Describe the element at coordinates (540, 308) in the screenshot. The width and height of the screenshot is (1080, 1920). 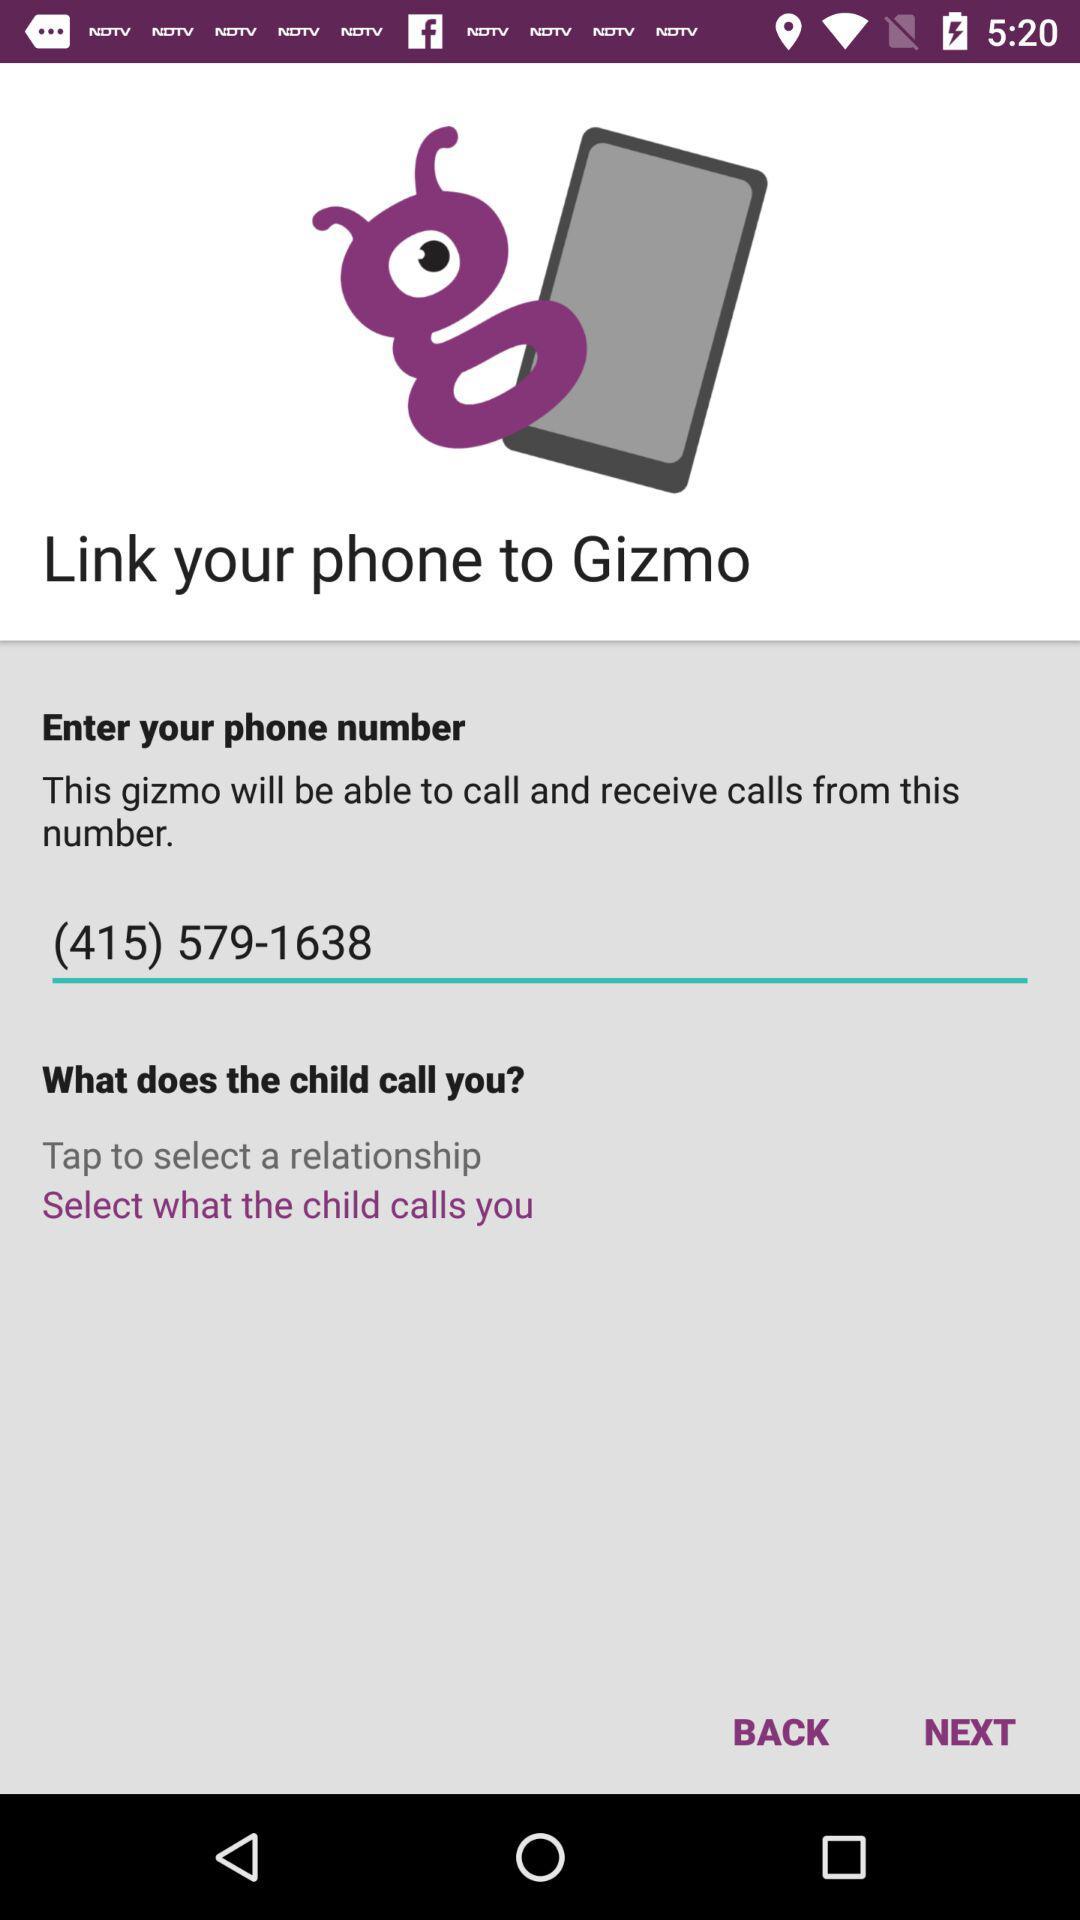
I see `the home page` at that location.